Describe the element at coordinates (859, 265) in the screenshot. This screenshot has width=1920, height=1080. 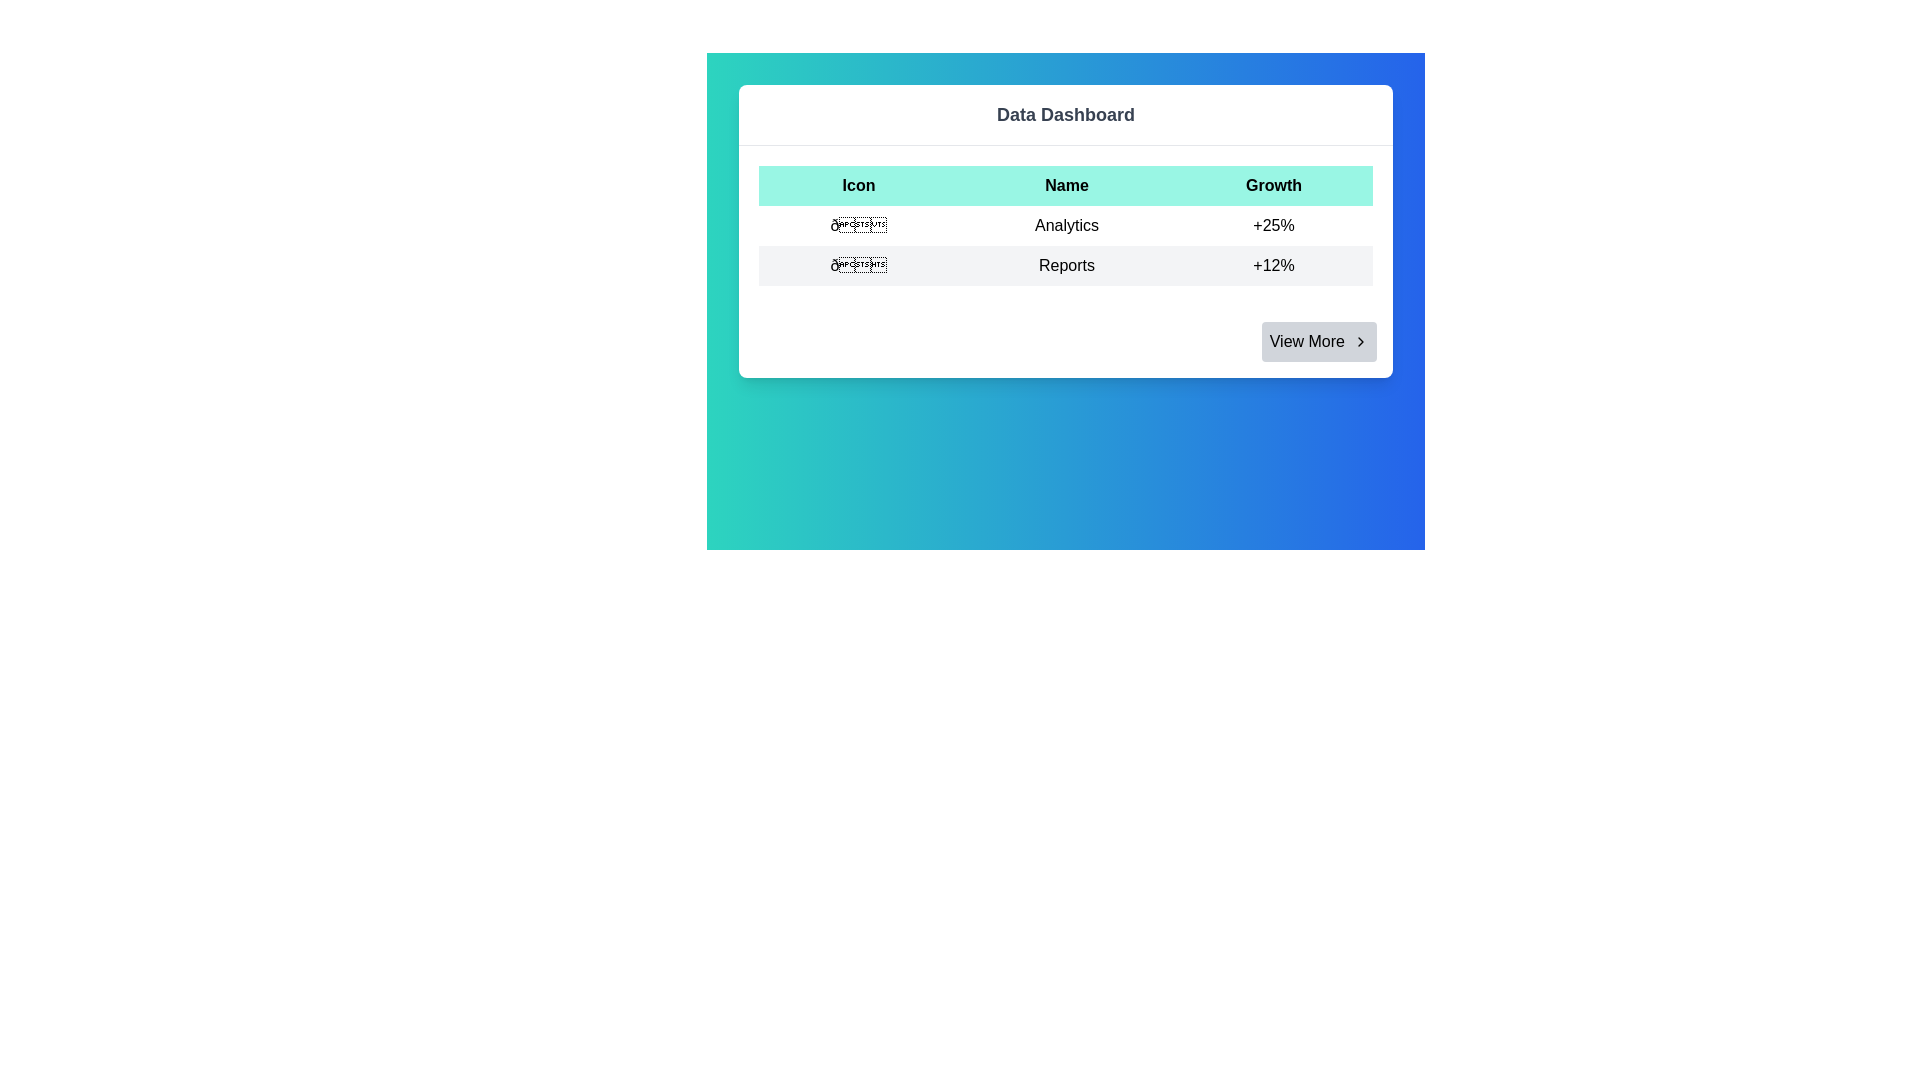
I see `the graphical icon representing the 'Reports' data row, which is located in the first entry of the second row under the 'Icon' column` at that location.